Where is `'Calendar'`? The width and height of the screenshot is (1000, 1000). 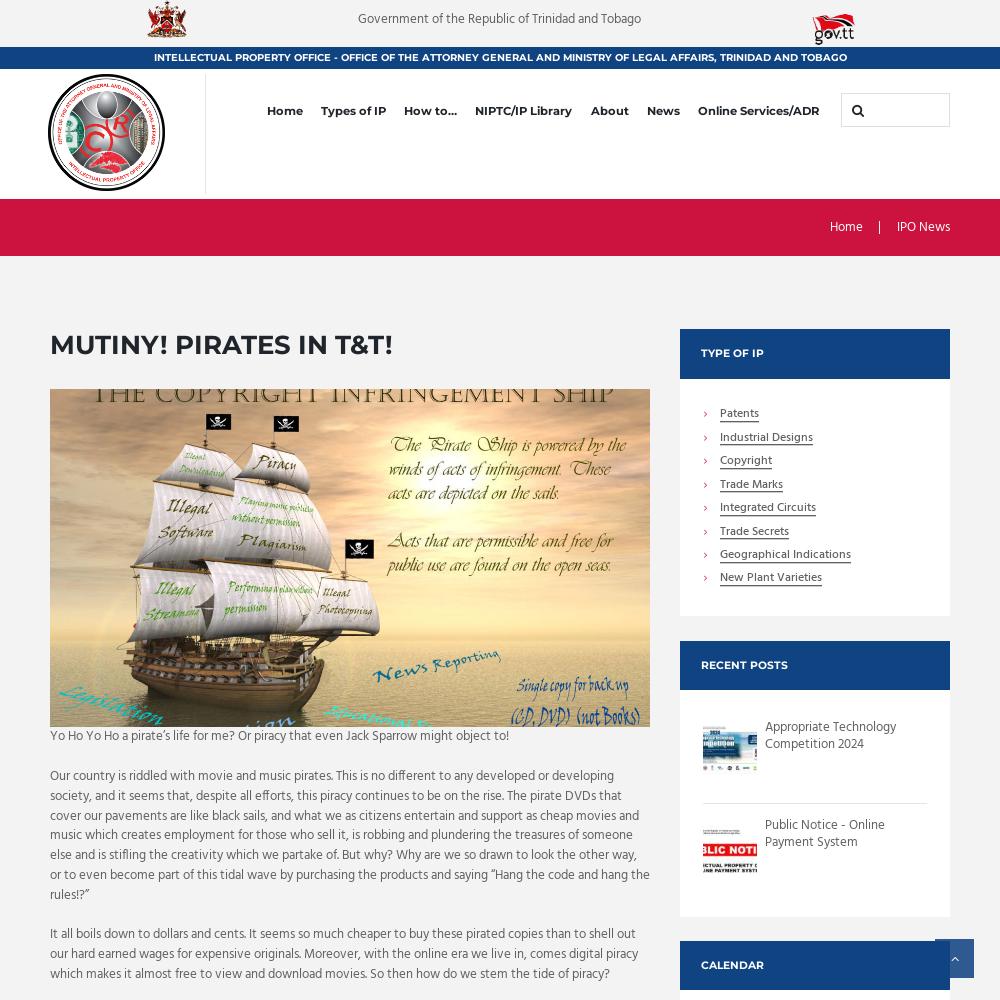 'Calendar' is located at coordinates (731, 963).